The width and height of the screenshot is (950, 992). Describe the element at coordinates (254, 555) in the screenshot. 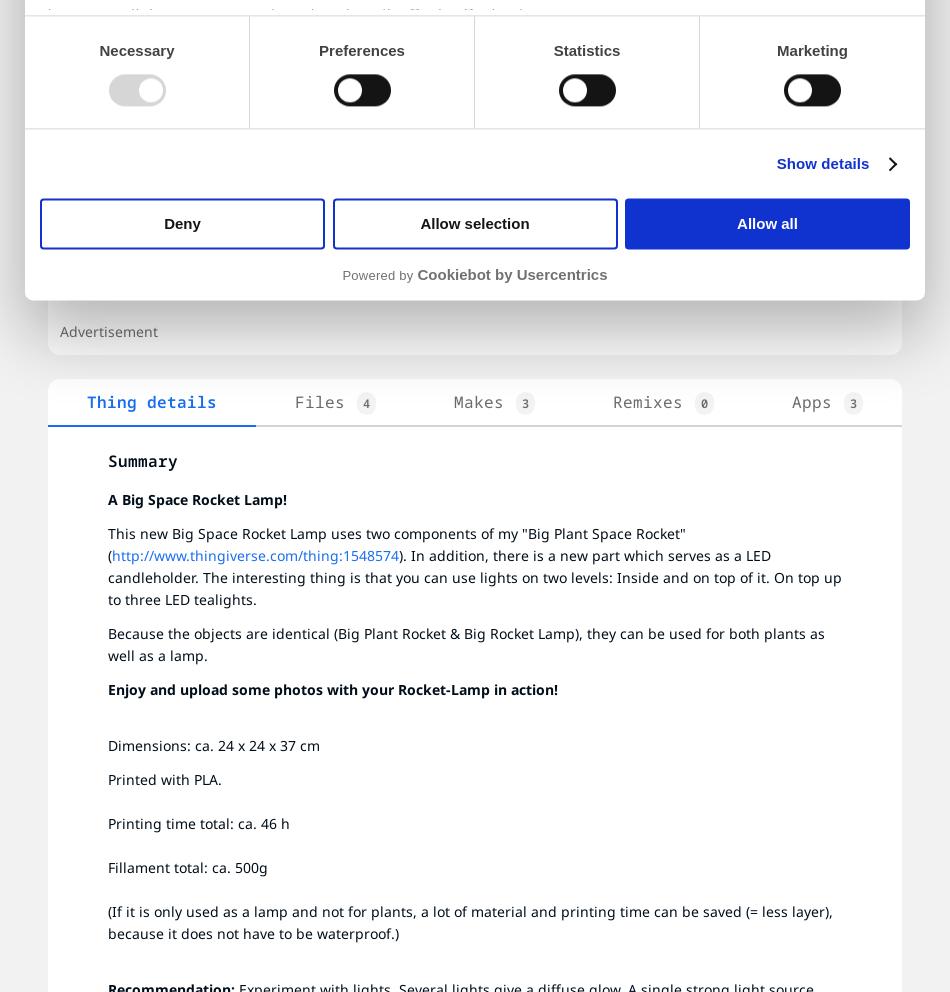

I see `'http://www.thingiverse.com/thing:1548574'` at that location.